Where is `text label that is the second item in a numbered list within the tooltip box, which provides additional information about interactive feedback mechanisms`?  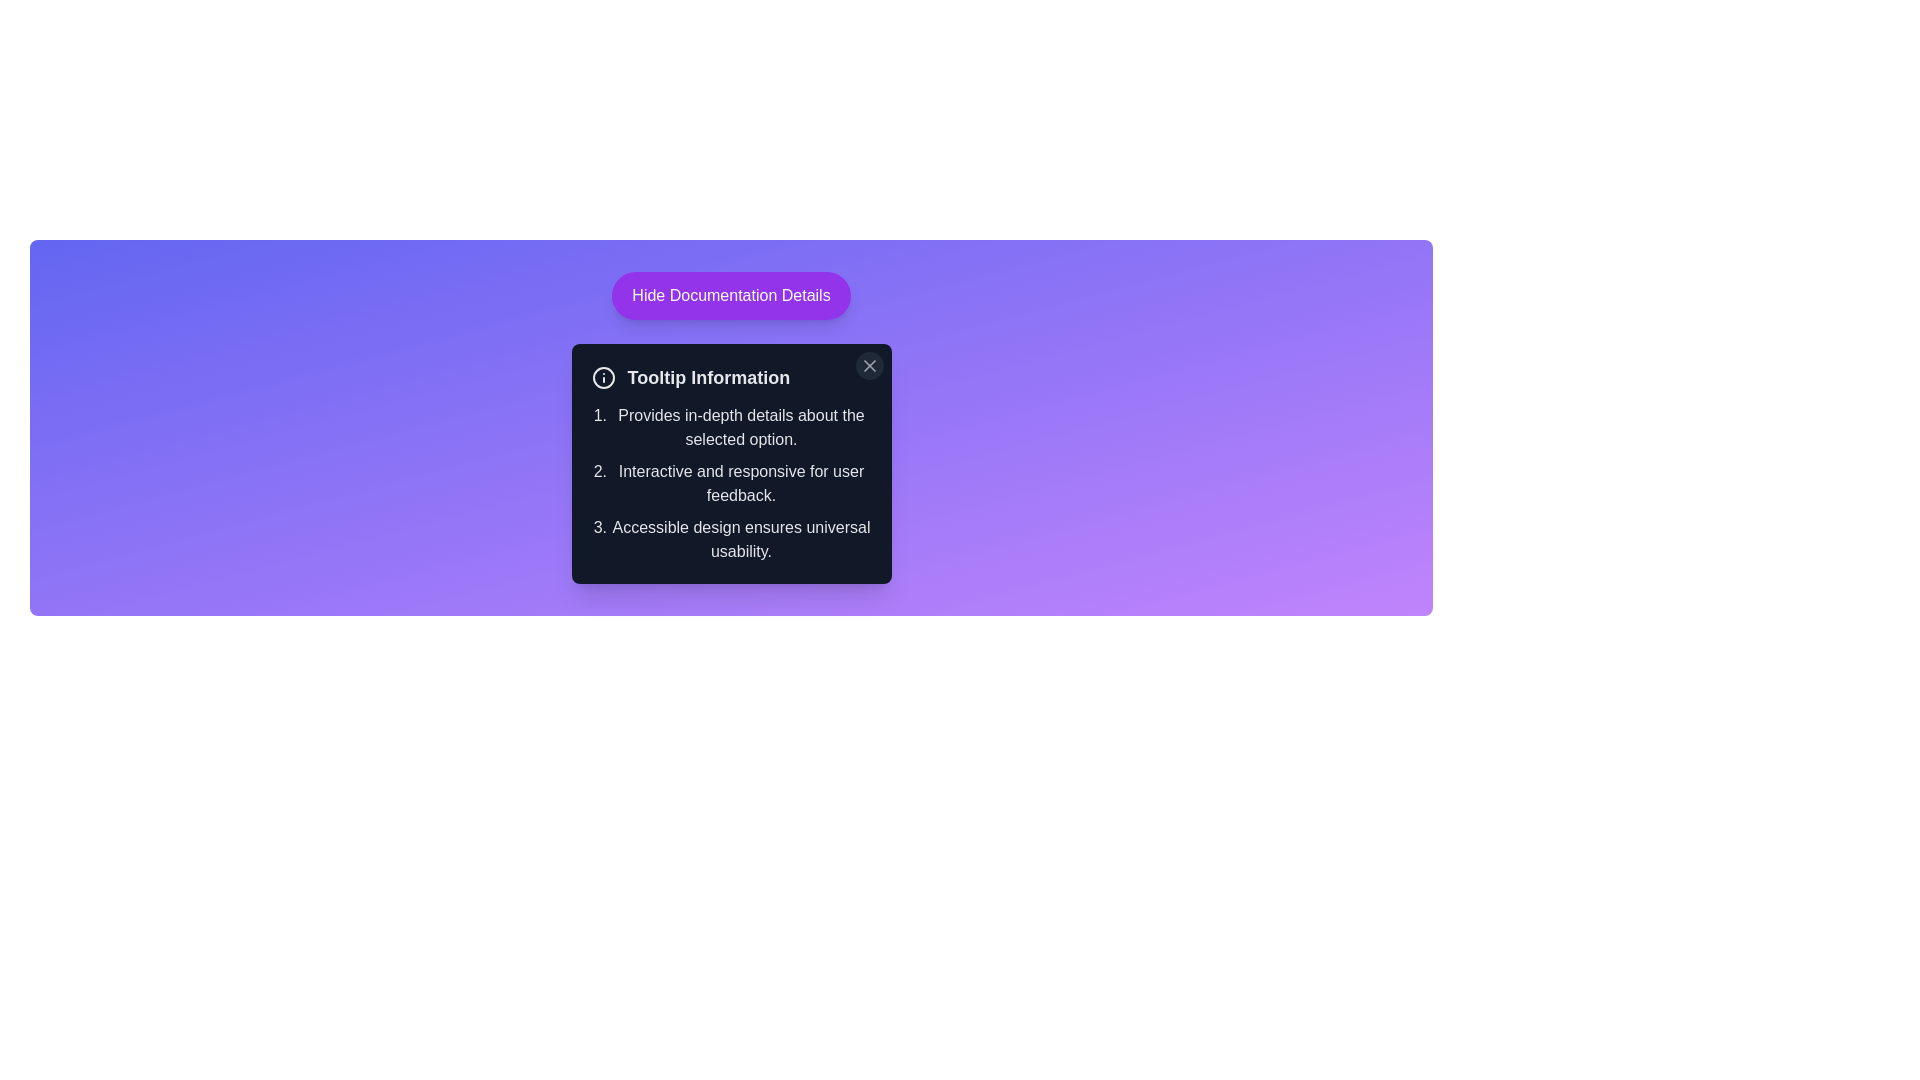 text label that is the second item in a numbered list within the tooltip box, which provides additional information about interactive feedback mechanisms is located at coordinates (740, 483).